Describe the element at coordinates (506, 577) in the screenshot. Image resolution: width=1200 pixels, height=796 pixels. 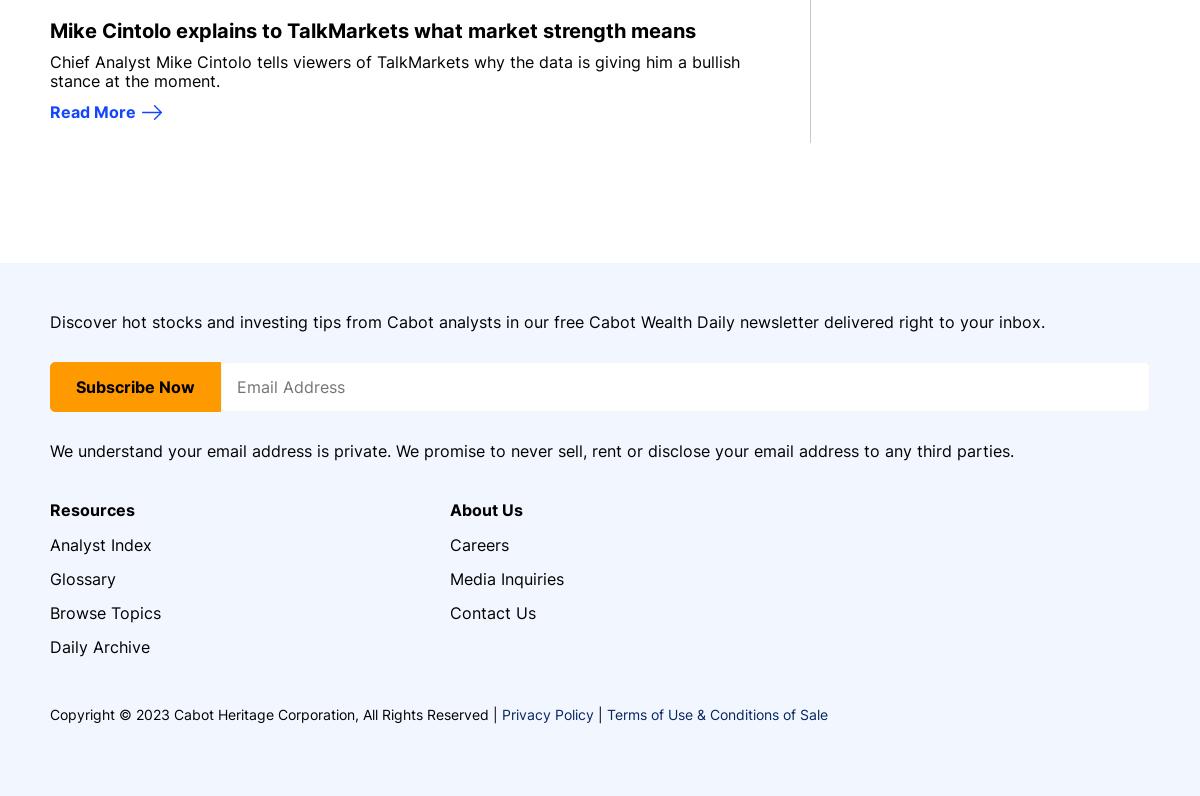
I see `'Media Inquiries'` at that location.